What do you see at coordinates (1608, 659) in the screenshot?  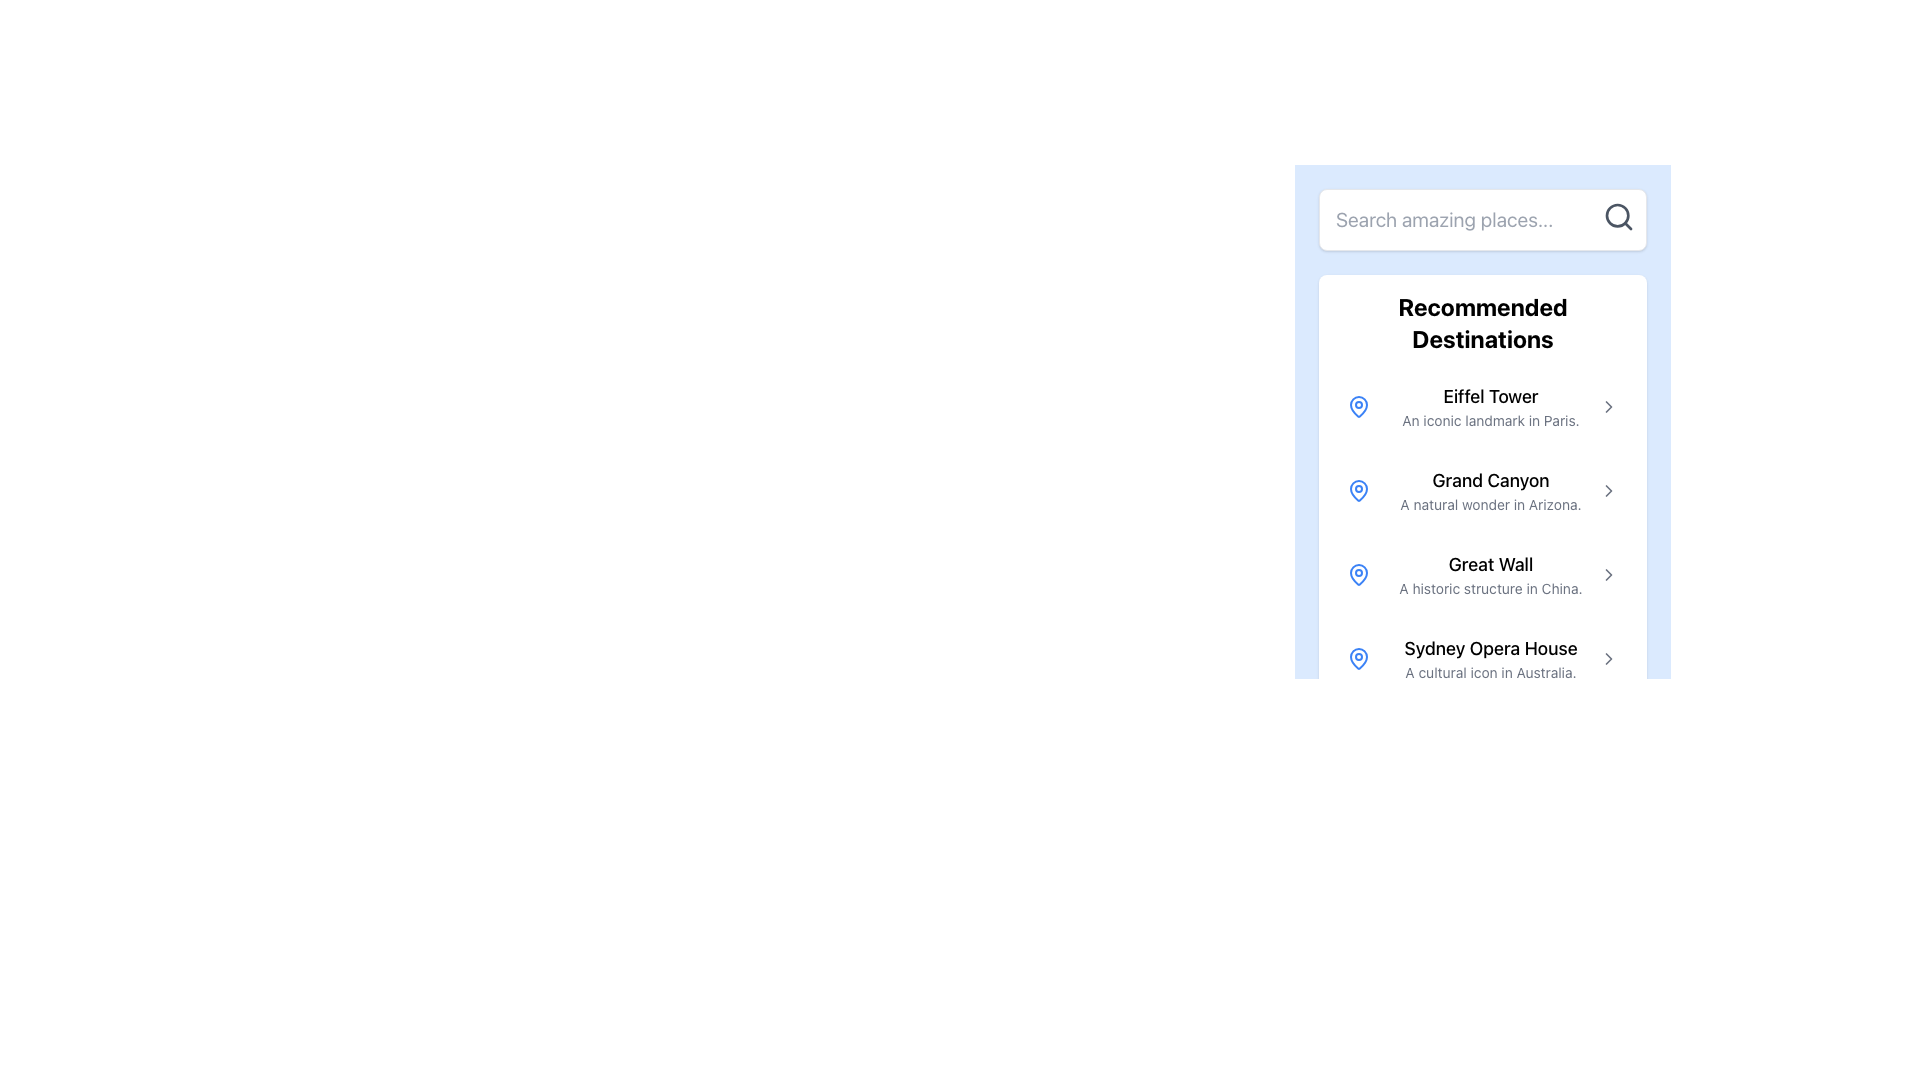 I see `the Chevron Icon located at the right edge of the 'Sydney Opera House' list item in the 'Recommended Destinations' section for additional information` at bounding box center [1608, 659].